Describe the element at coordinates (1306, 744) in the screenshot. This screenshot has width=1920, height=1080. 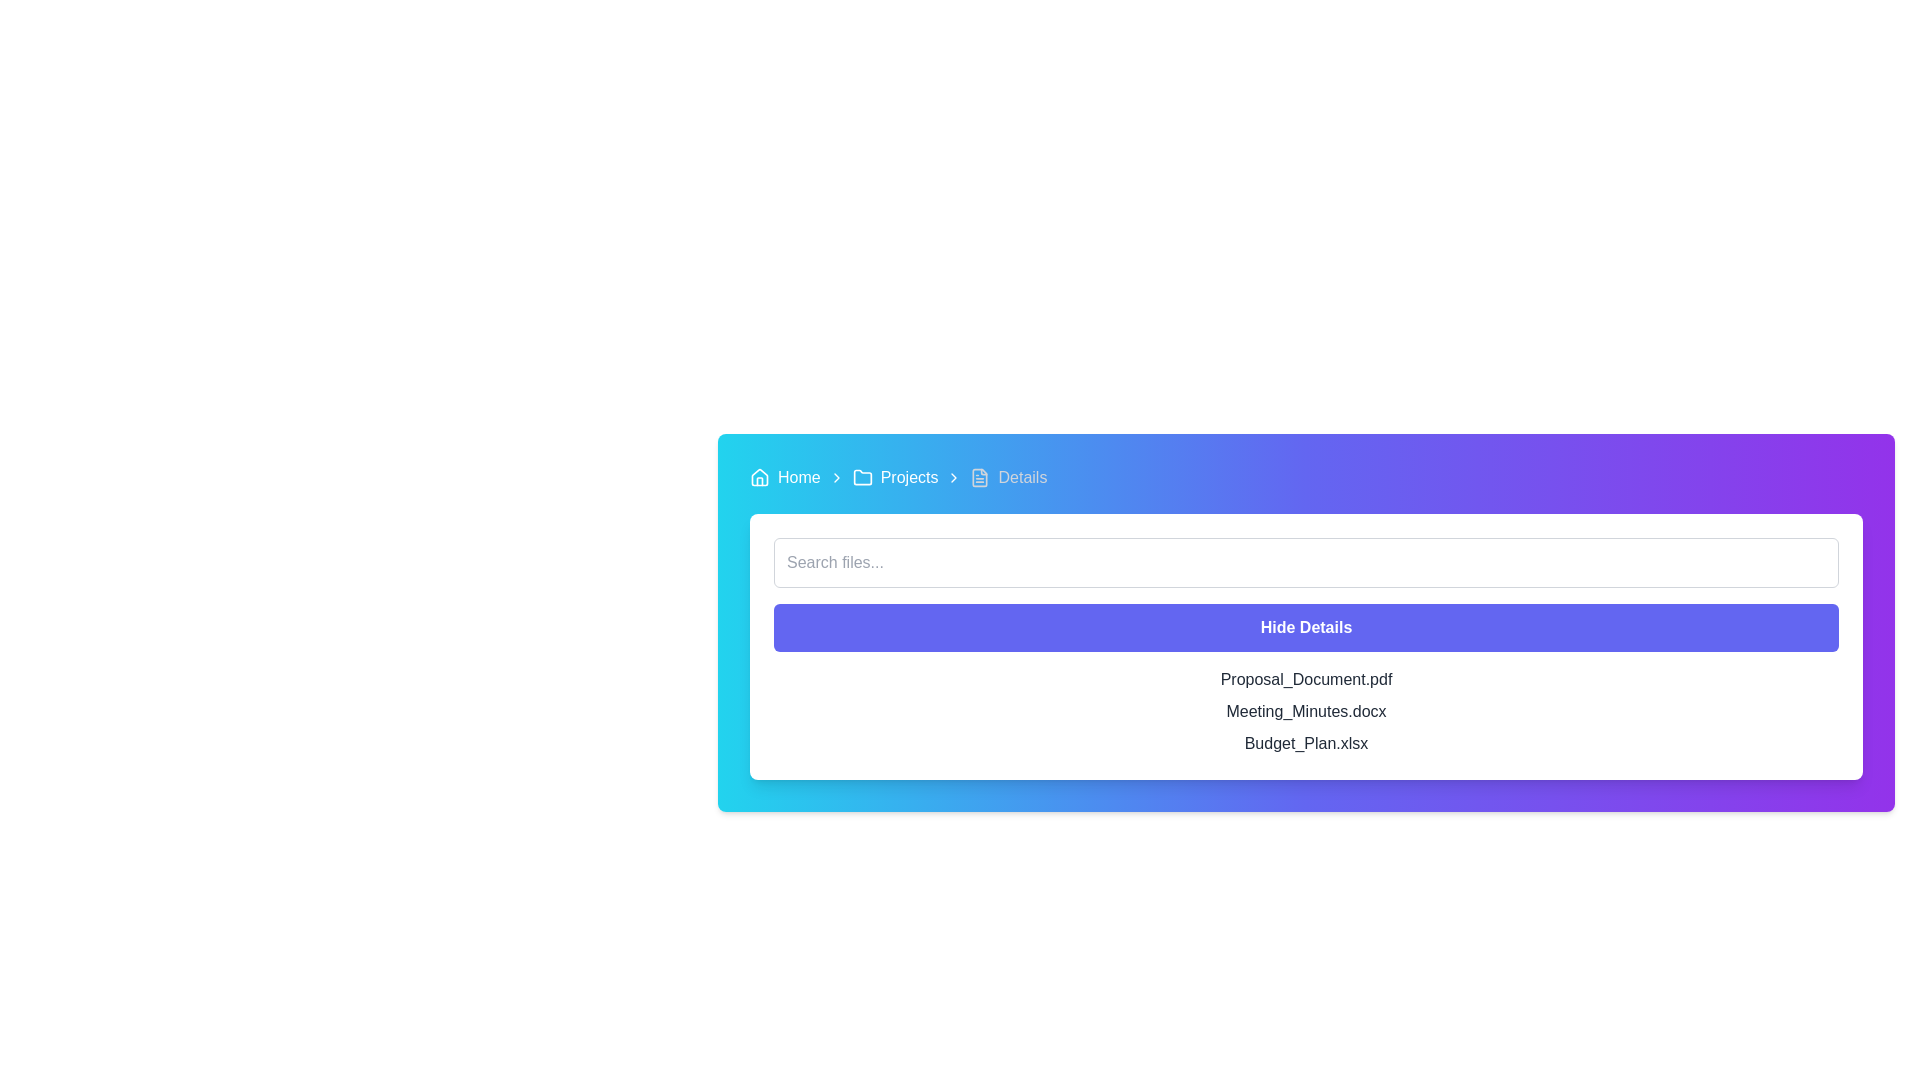
I see `the text label displaying the filename 'Budget_Plan.xlsx', which is the third item in a vertically stacked list of filenames` at that location.